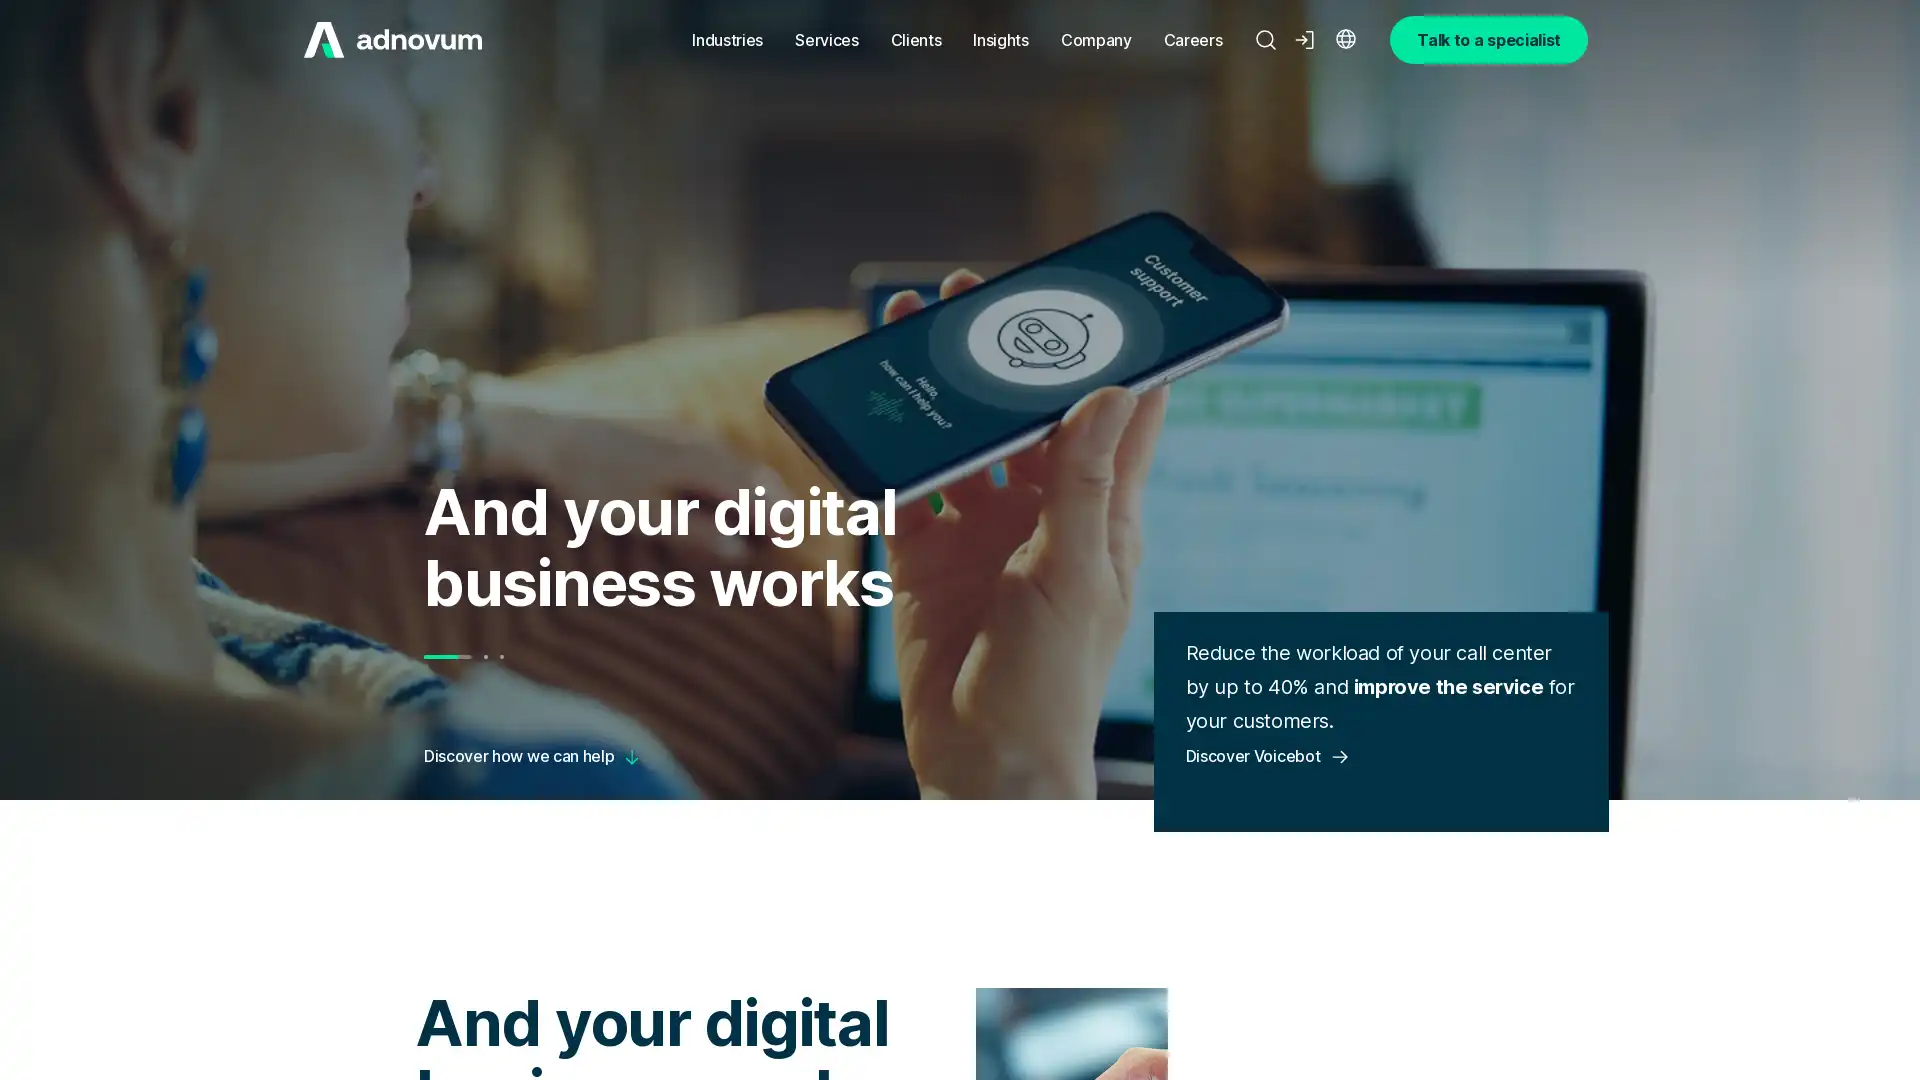  What do you see at coordinates (484, 656) in the screenshot?
I see `Go to slide 2` at bounding box center [484, 656].